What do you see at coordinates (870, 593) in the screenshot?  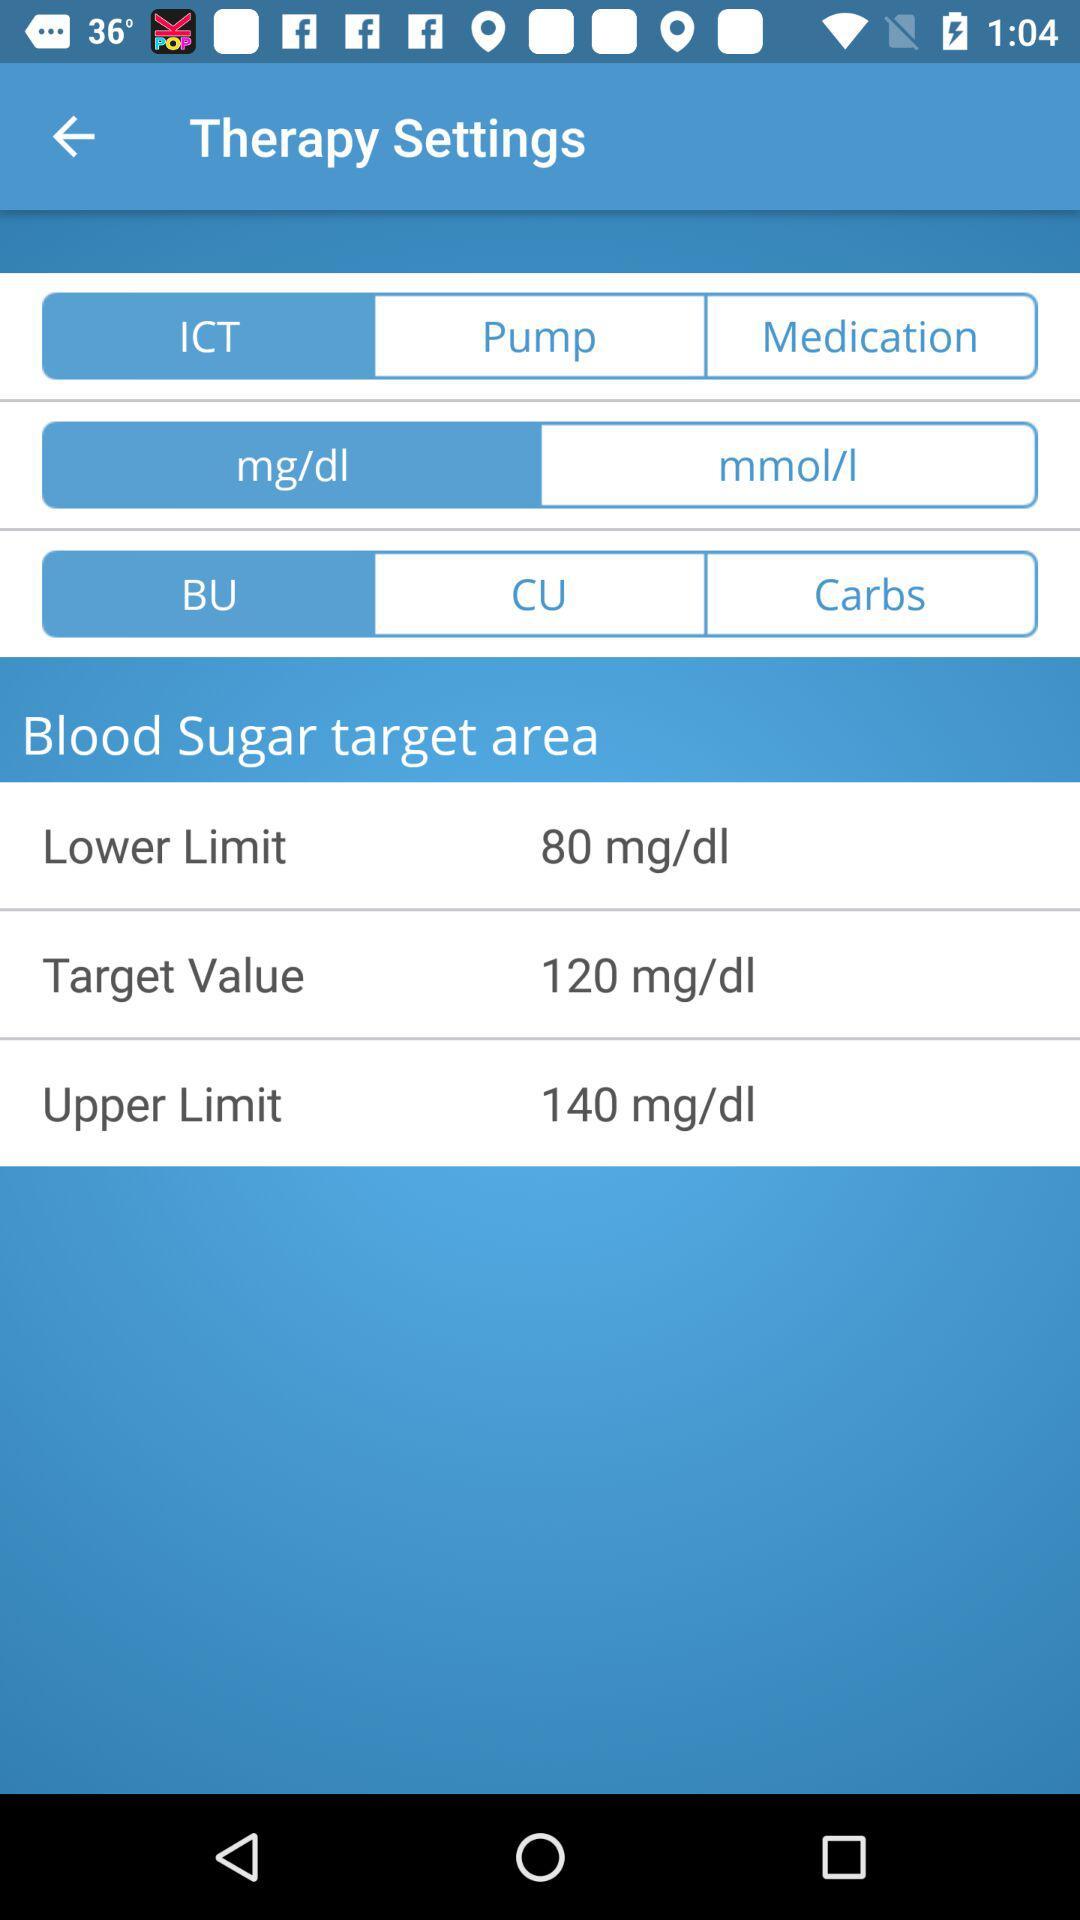 I see `icon above blood sugar target item` at bounding box center [870, 593].